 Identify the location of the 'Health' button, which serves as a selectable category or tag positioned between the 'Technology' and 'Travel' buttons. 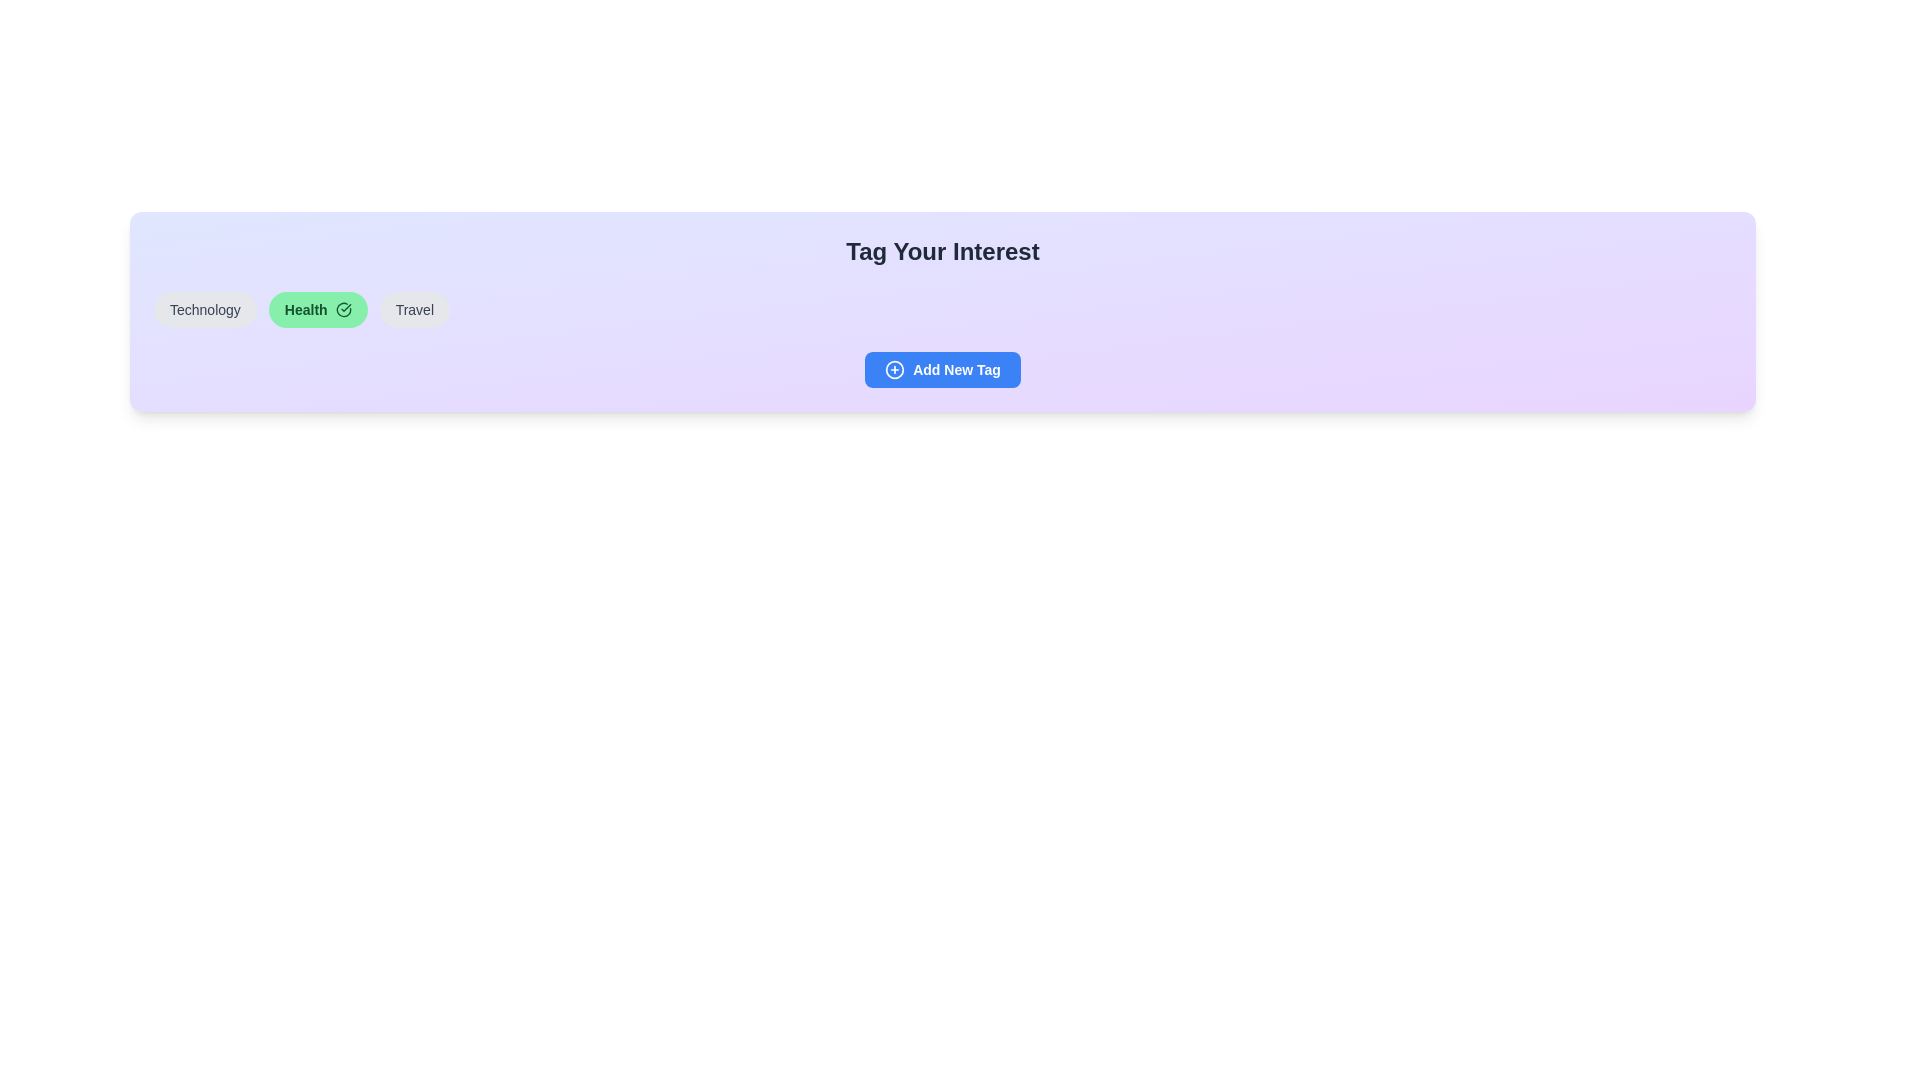
(316, 309).